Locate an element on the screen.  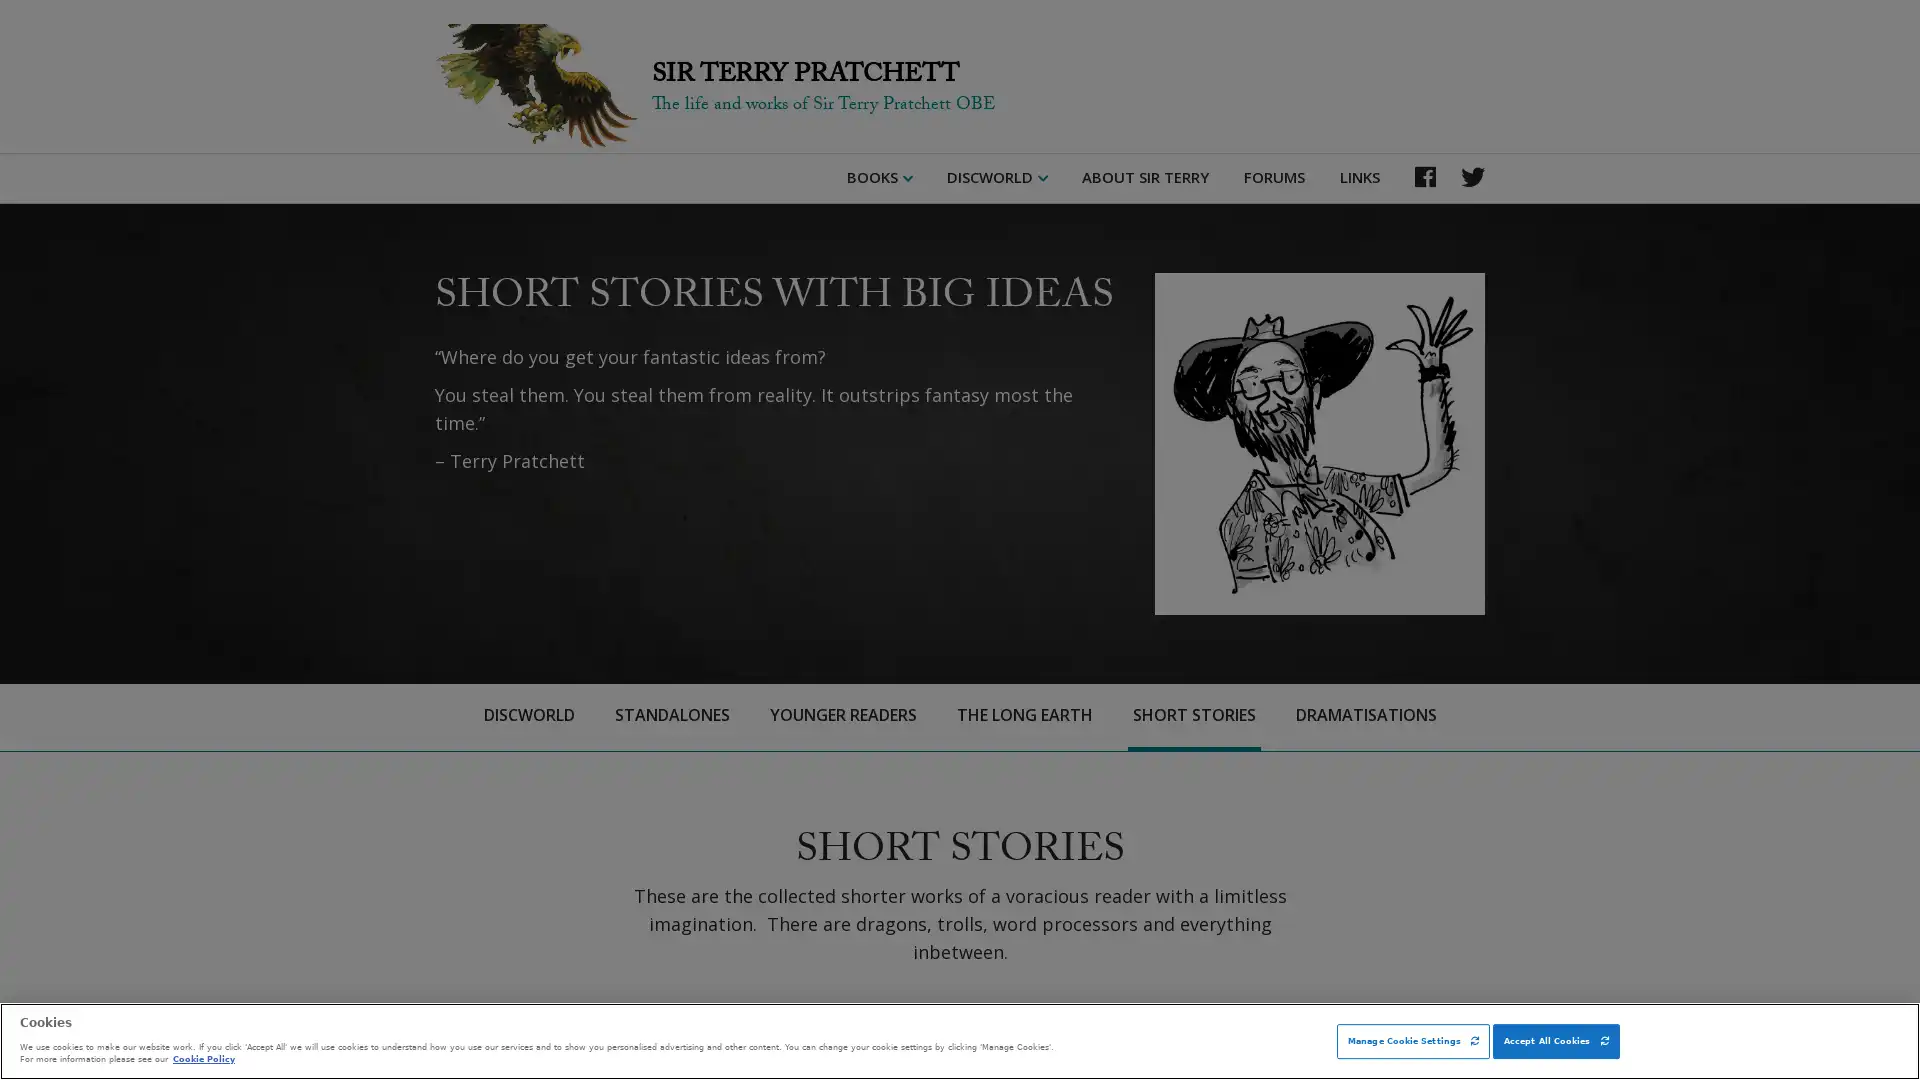
Manage Cookie Settings is located at coordinates (1412, 1040).